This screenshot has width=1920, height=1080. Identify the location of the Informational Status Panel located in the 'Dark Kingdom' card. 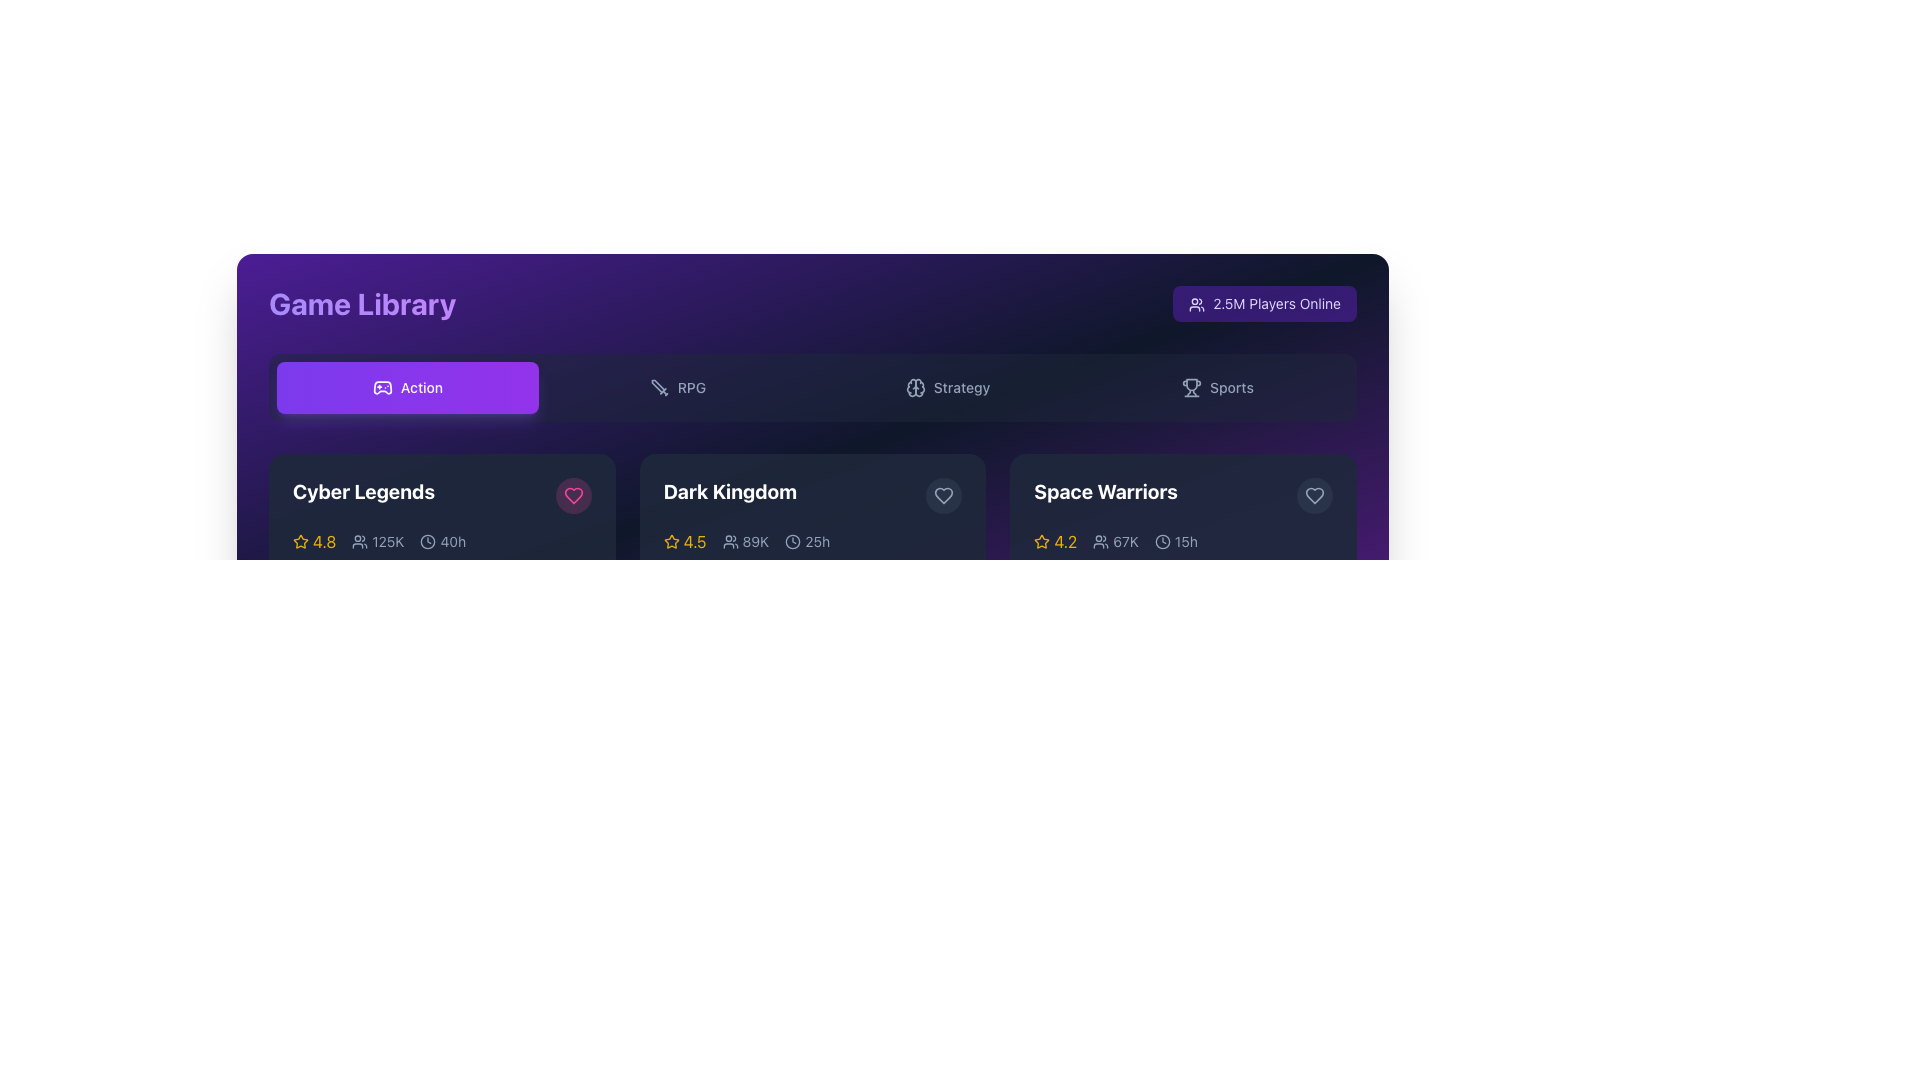
(812, 542).